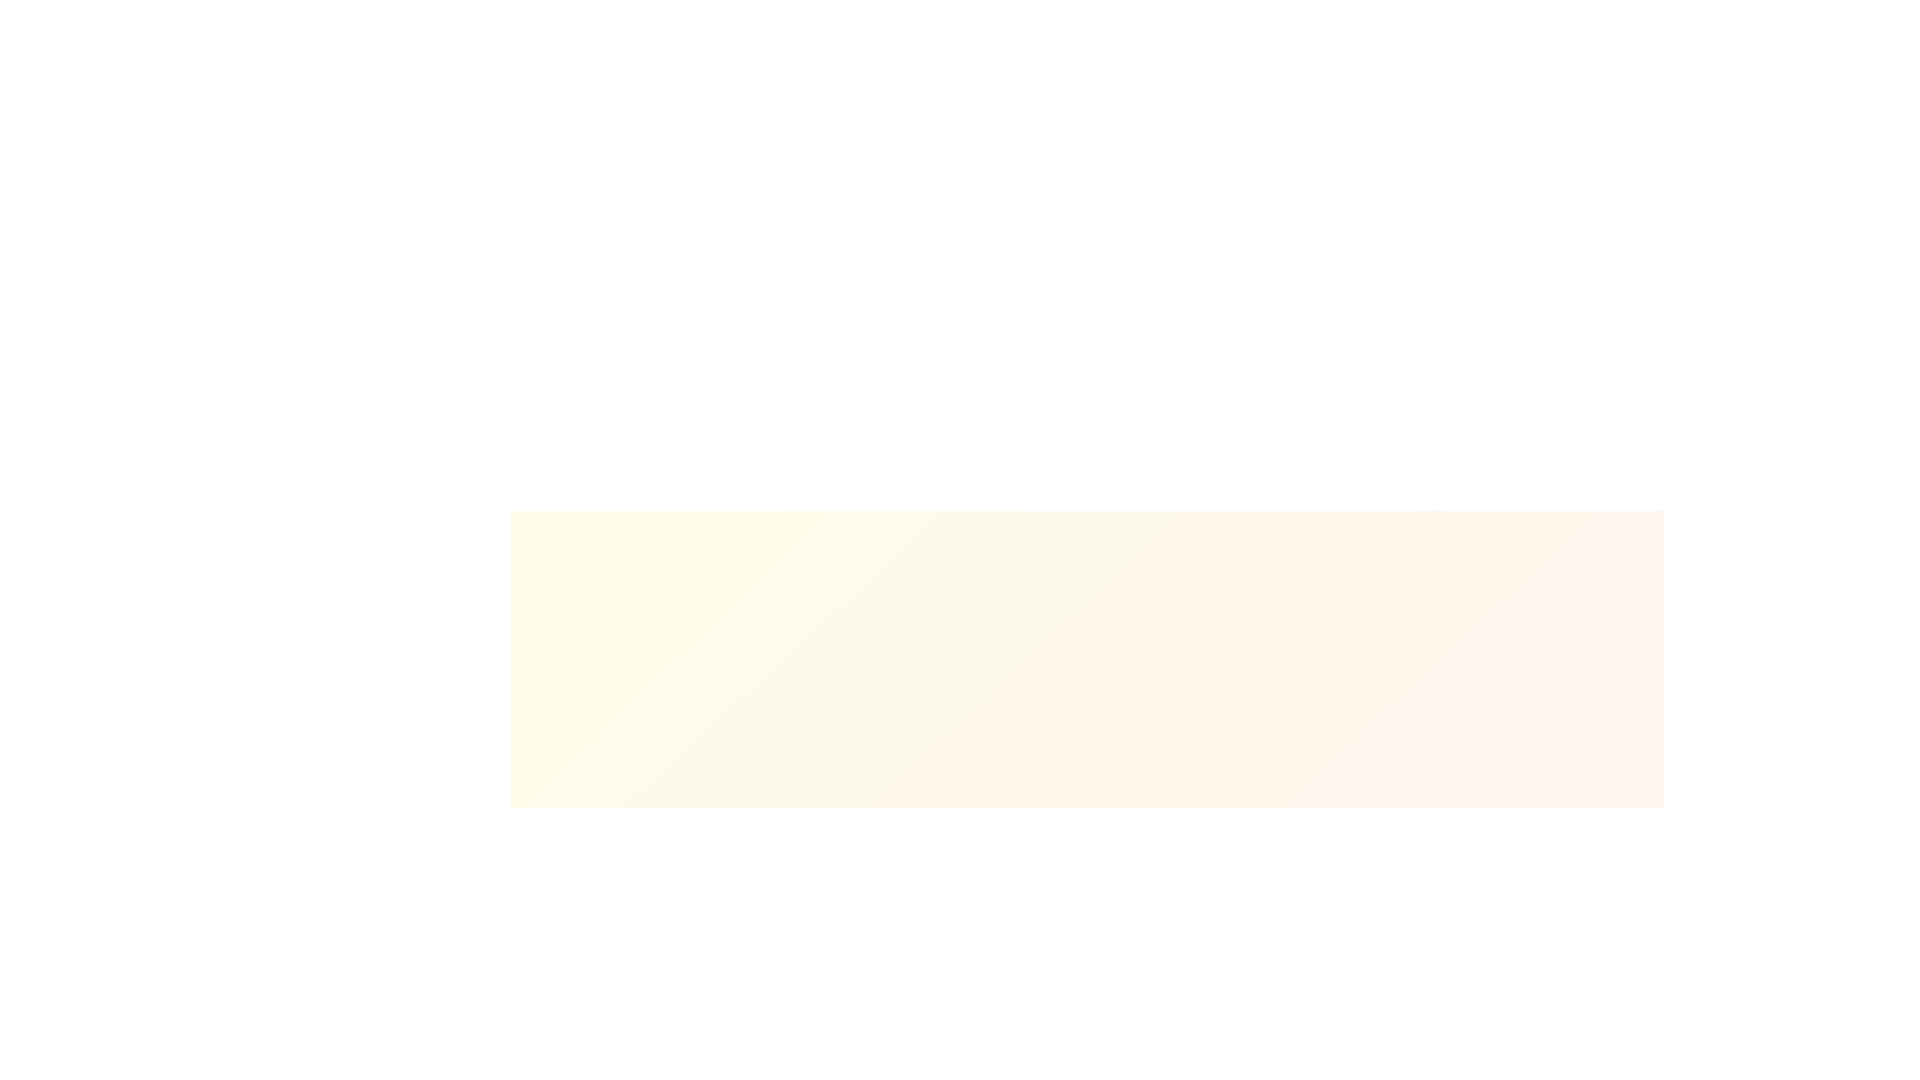 The height and width of the screenshot is (1080, 1920). What do you see at coordinates (1086, 1034) in the screenshot?
I see `the progress status by focusing on the centrally positioned Information Display element that provides textual and numerical feedback about the uploading process, located above the progress bar` at bounding box center [1086, 1034].